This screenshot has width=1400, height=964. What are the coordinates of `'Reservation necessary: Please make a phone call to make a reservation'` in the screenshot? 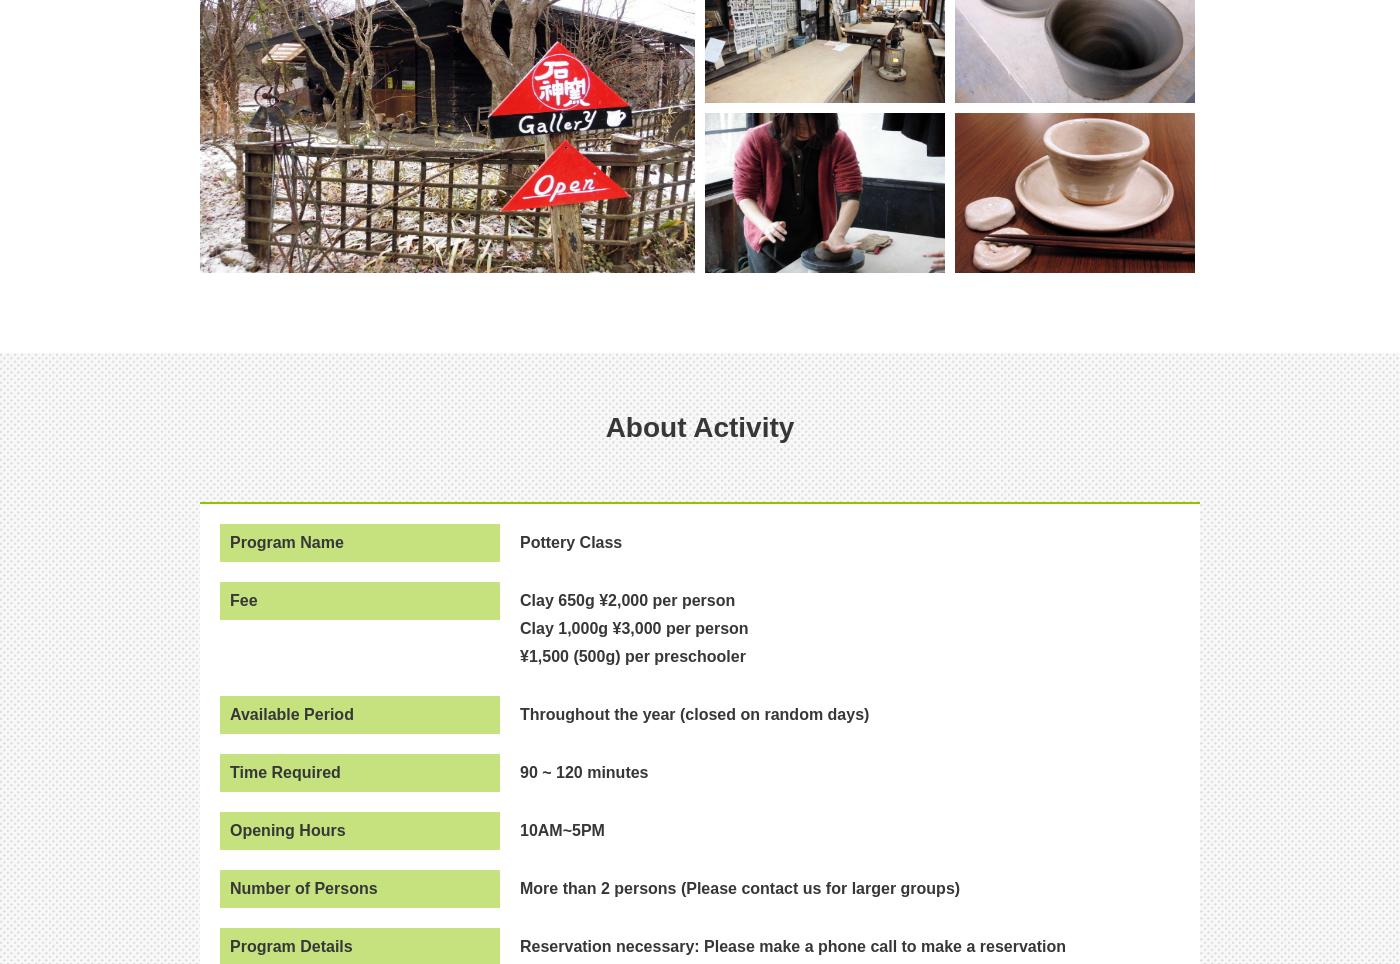 It's located at (792, 945).